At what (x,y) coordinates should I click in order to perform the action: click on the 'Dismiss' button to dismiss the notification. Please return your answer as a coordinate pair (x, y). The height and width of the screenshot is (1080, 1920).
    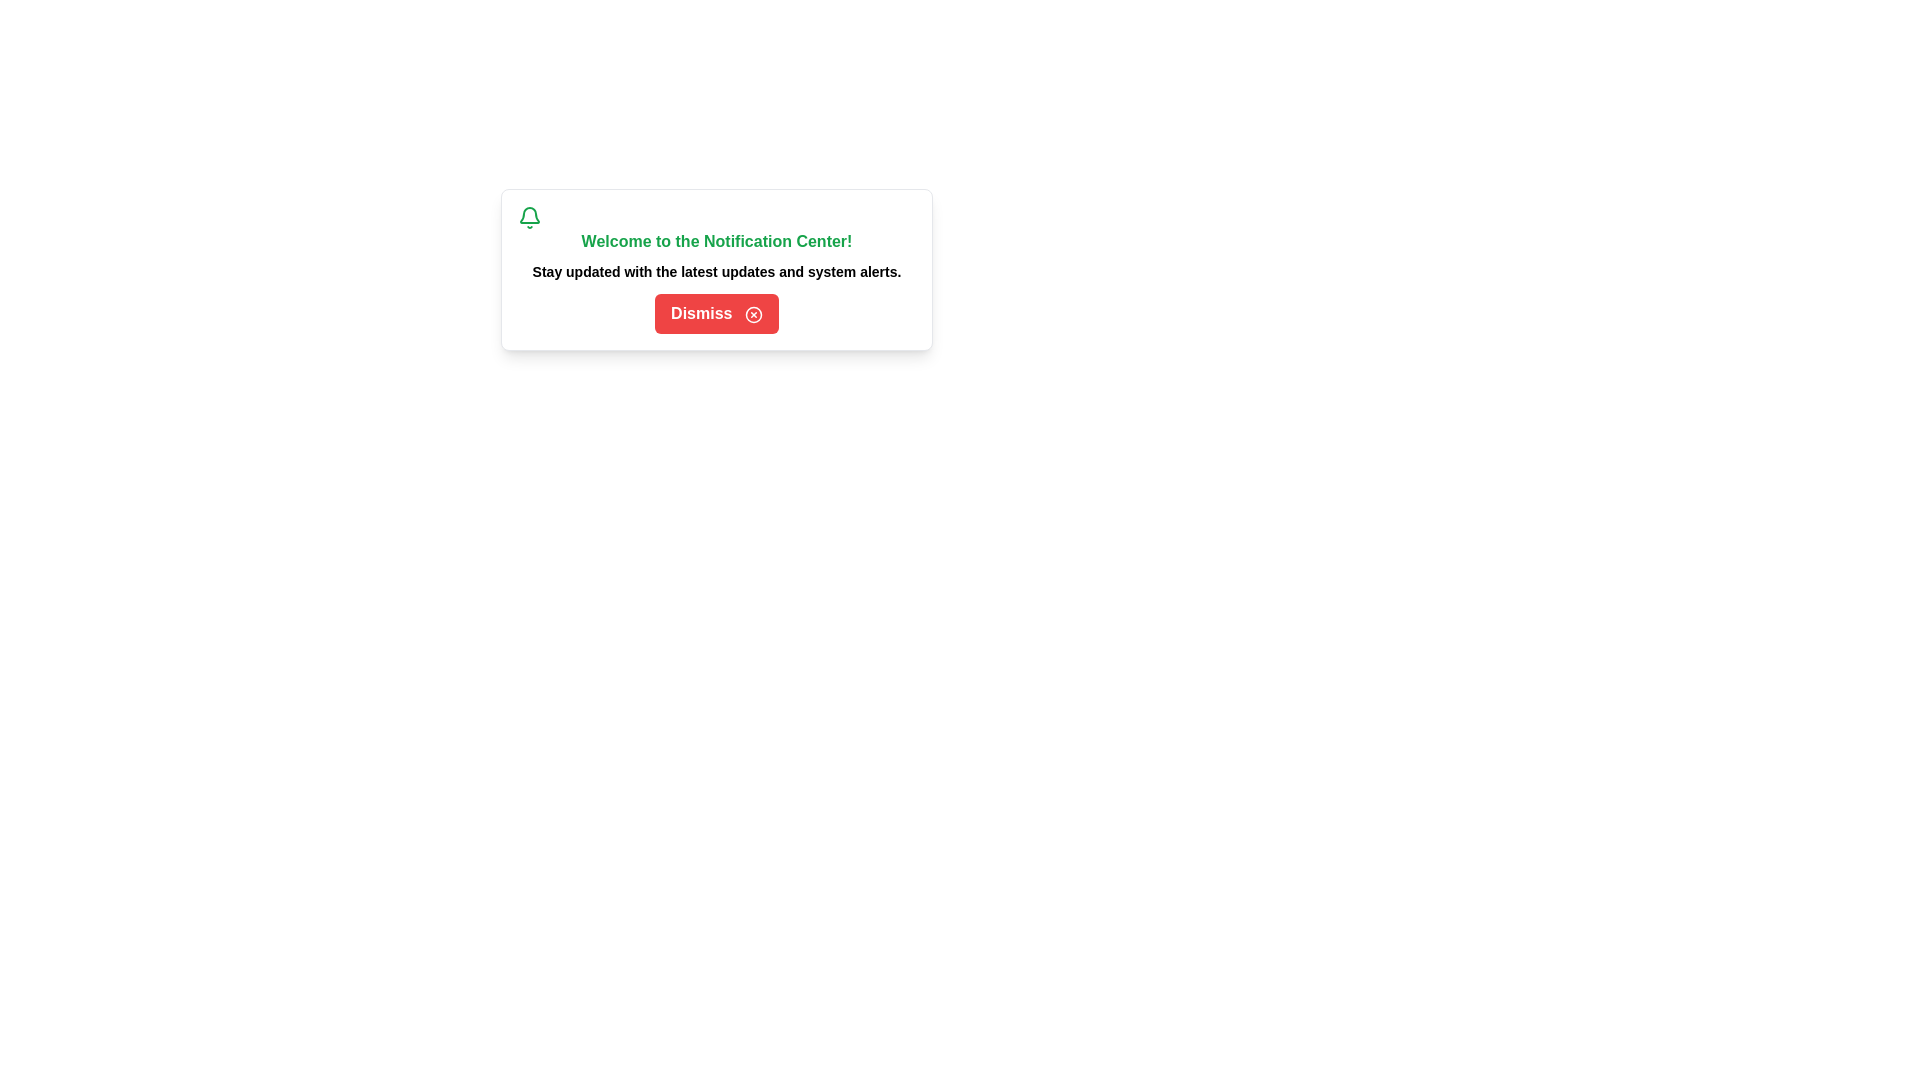
    Looking at the image, I should click on (716, 313).